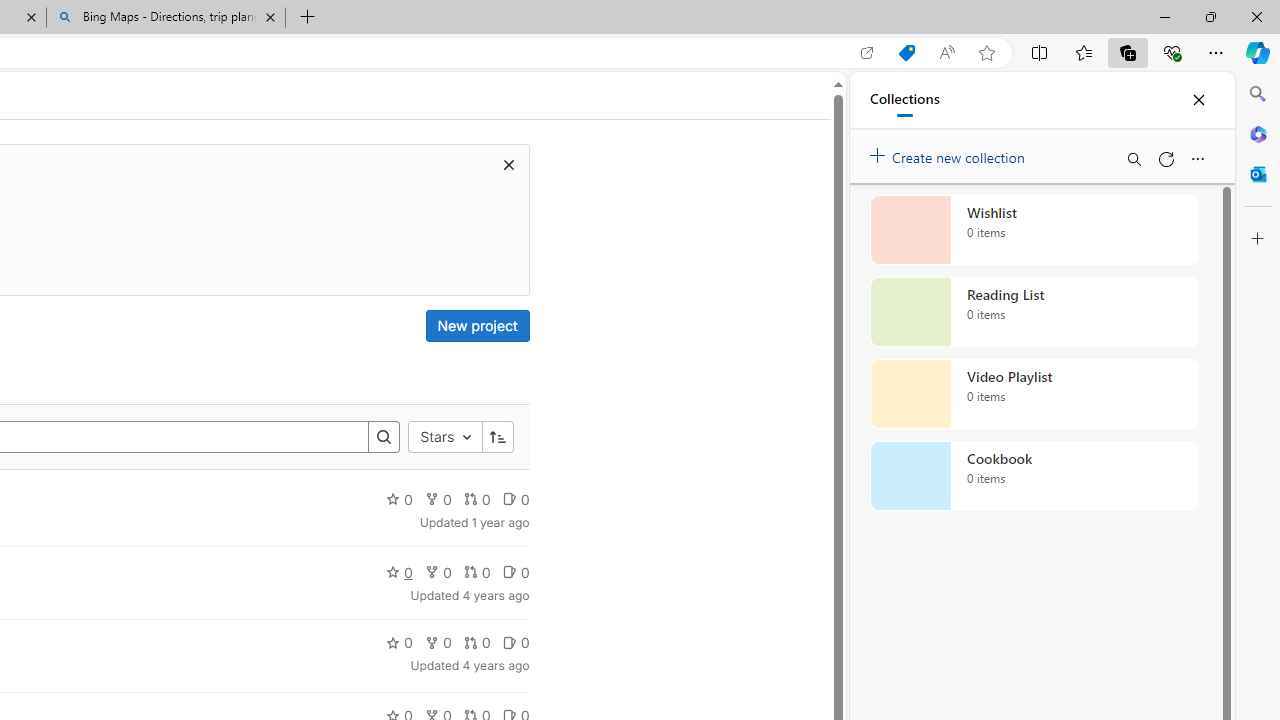 The height and width of the screenshot is (720, 1280). Describe the element at coordinates (444, 436) in the screenshot. I see `'Stars'` at that location.